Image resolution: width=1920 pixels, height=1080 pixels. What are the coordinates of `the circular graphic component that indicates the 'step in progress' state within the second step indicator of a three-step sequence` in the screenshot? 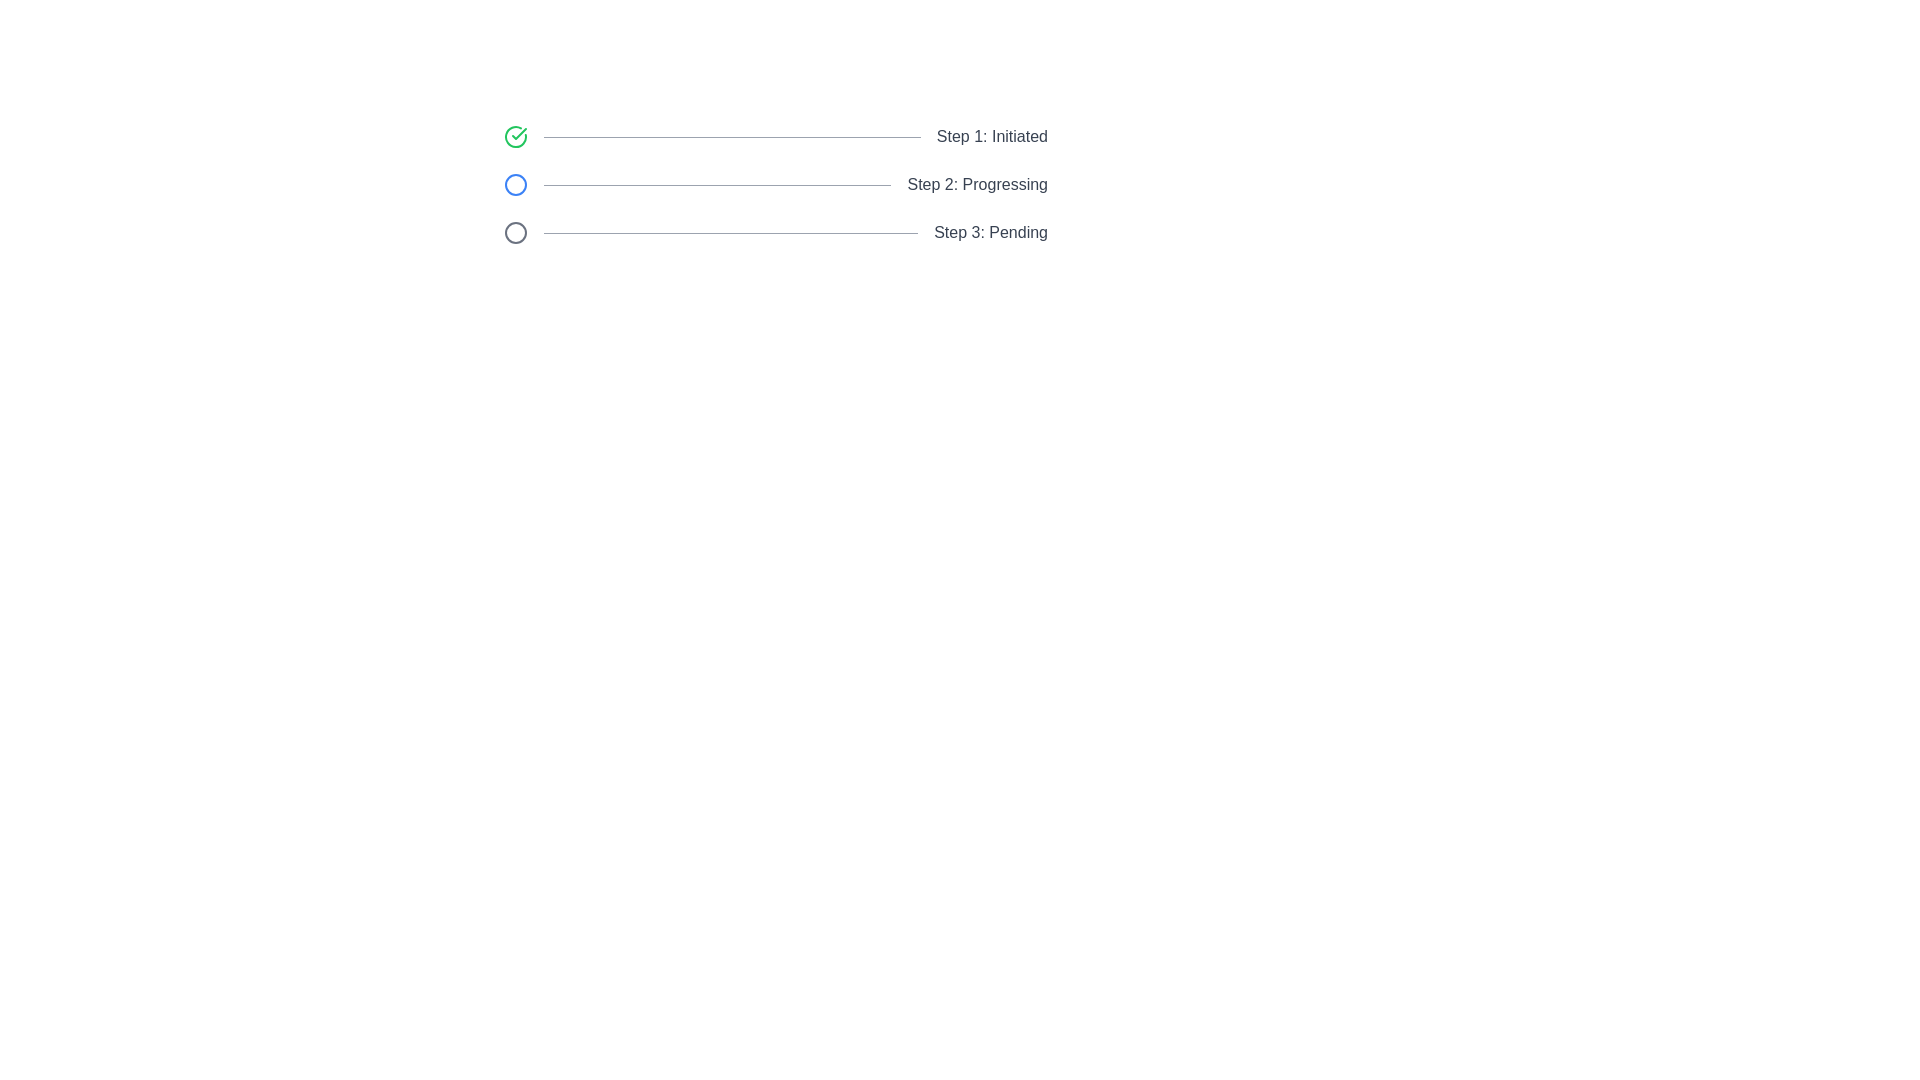 It's located at (515, 185).